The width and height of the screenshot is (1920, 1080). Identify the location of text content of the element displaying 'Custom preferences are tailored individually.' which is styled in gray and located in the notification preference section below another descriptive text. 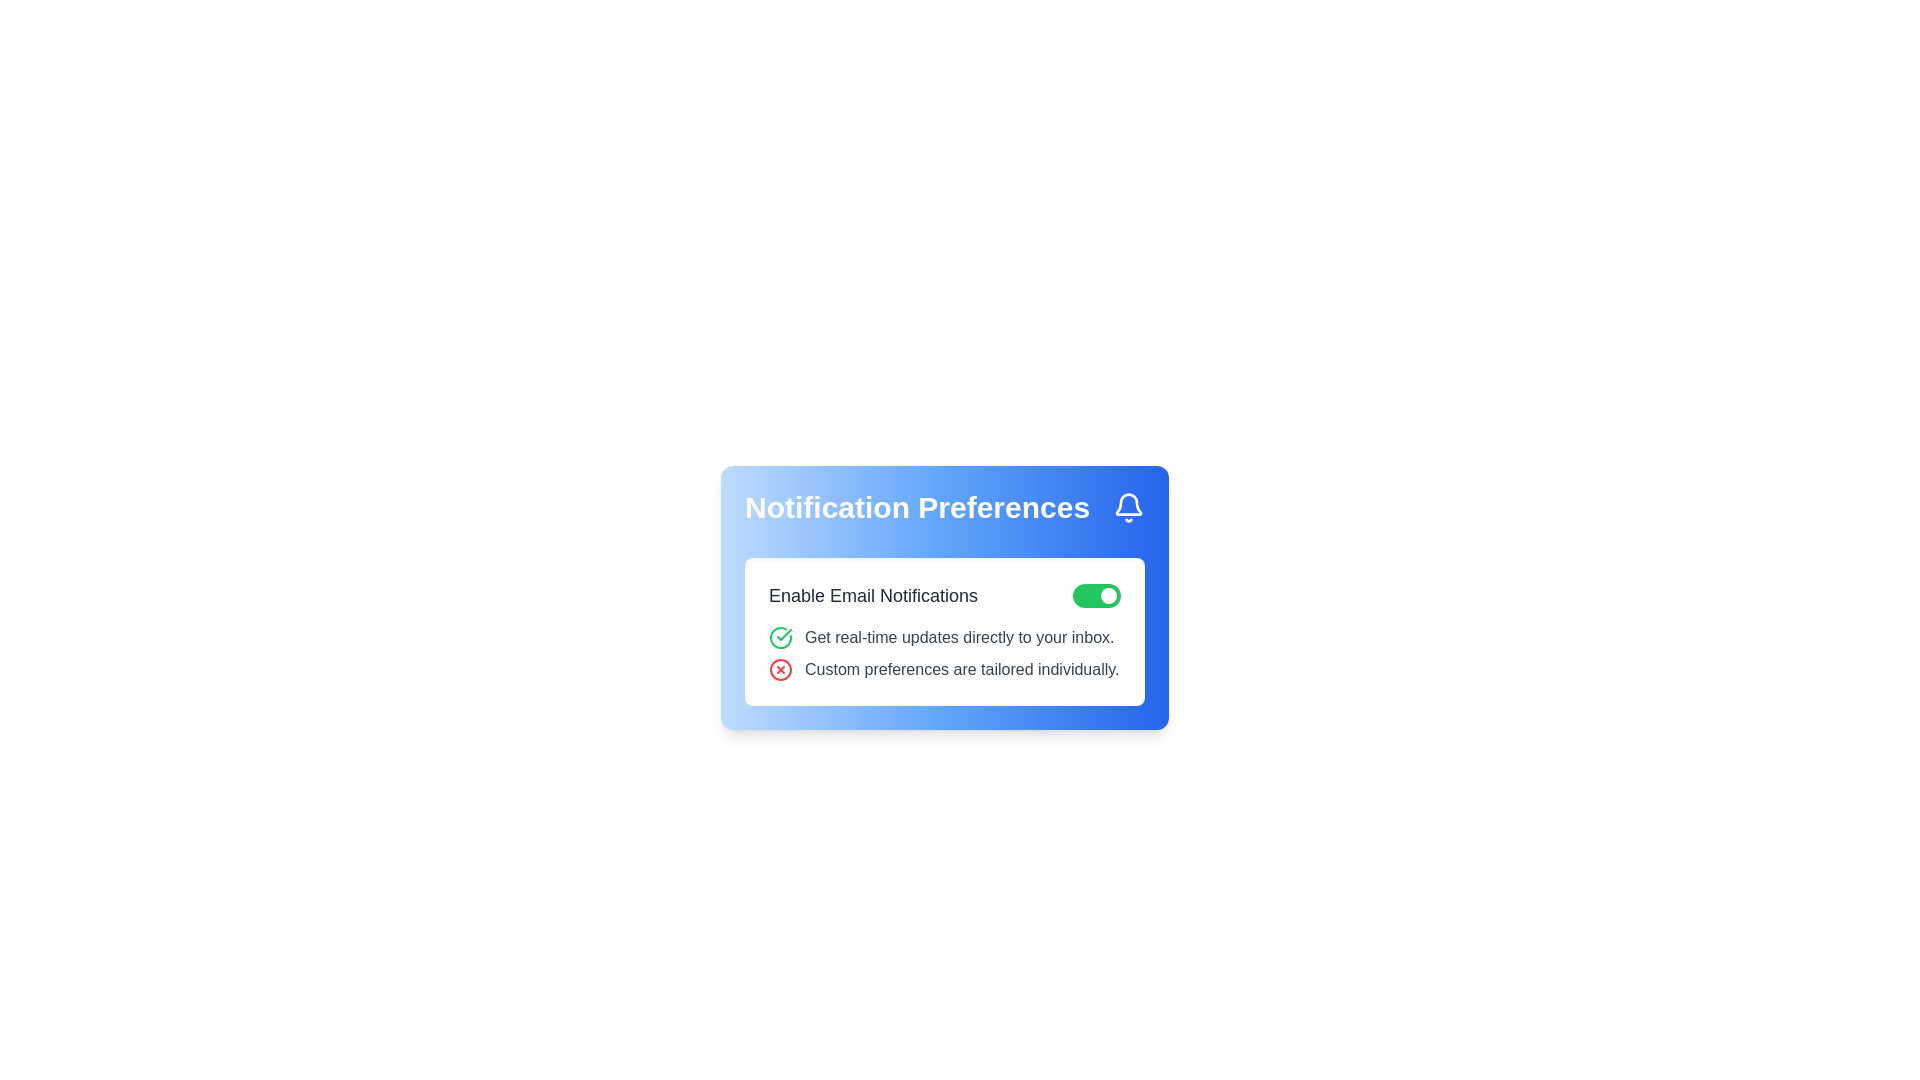
(962, 670).